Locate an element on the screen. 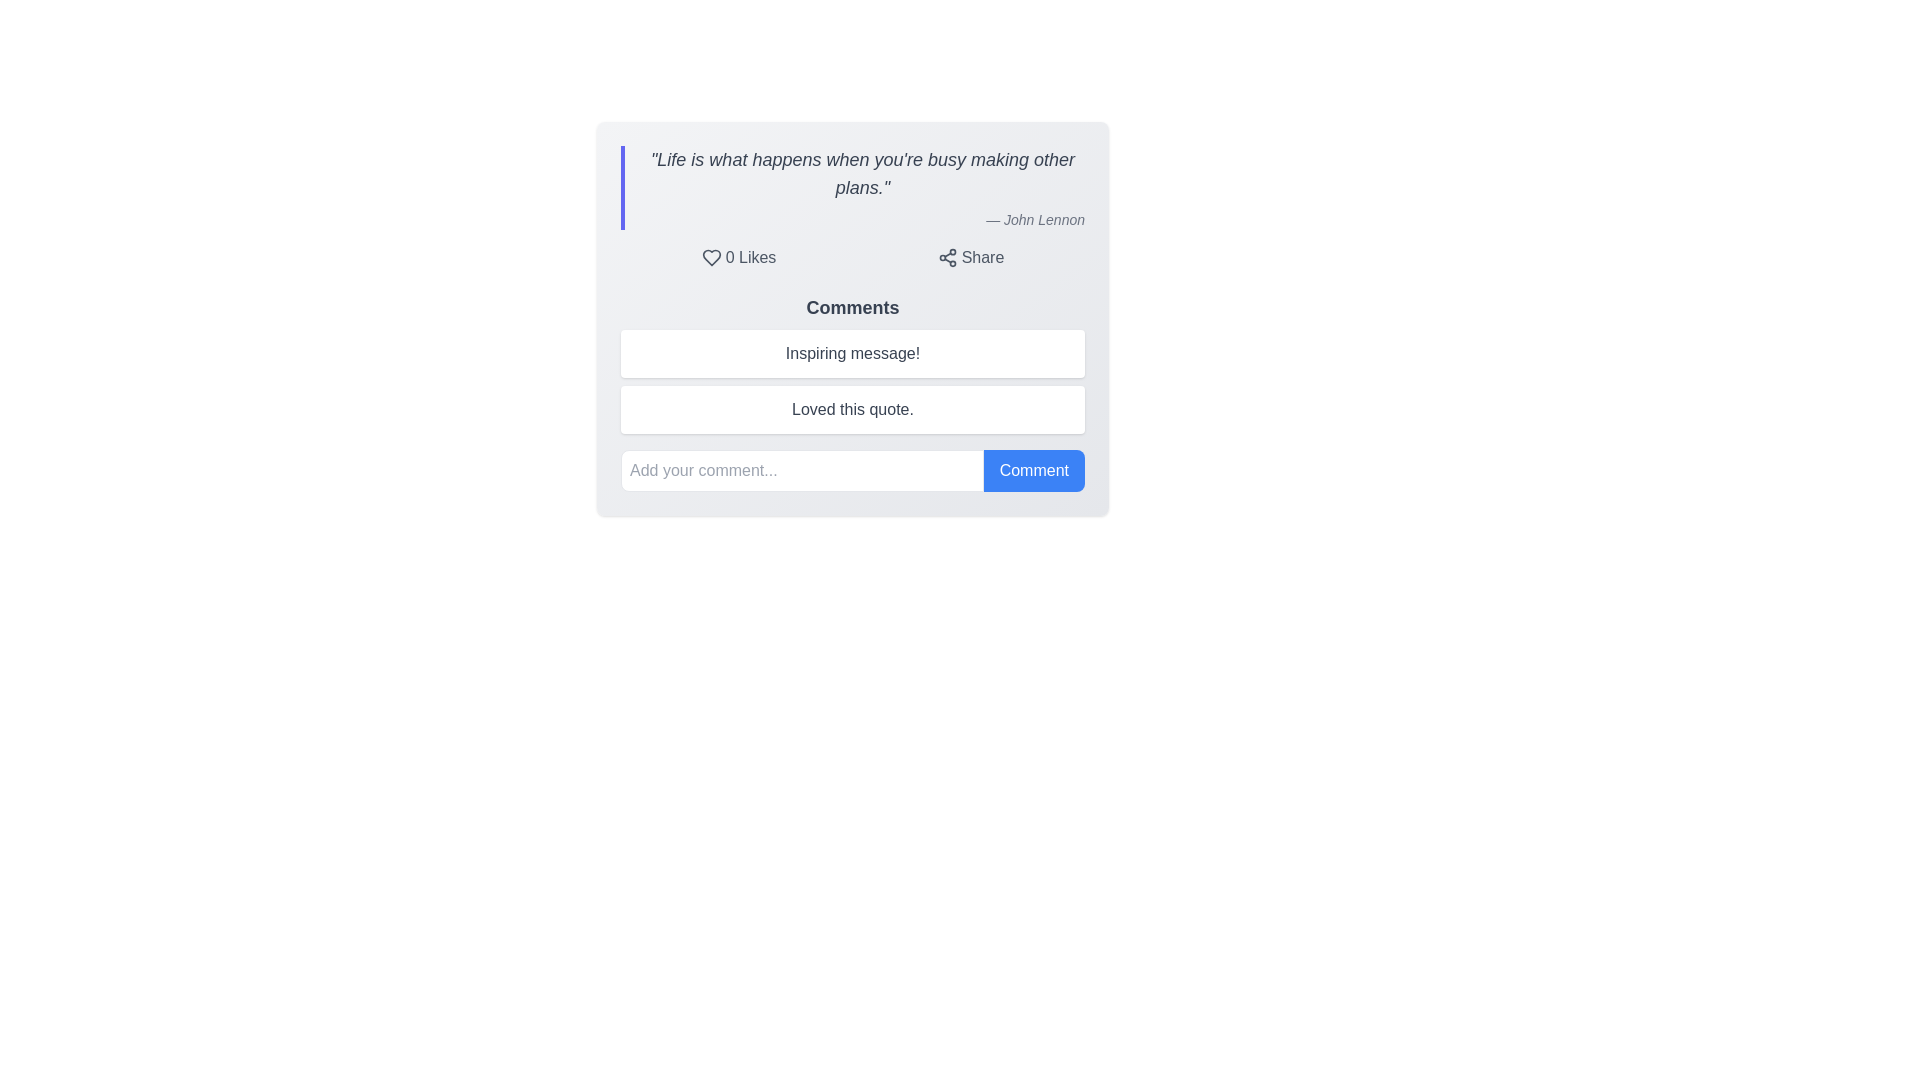 This screenshot has width=1920, height=1080. the 'Share' button located in the bottom section of the panel, to the right of the '0 Likes' button, to change its color is located at coordinates (970, 257).